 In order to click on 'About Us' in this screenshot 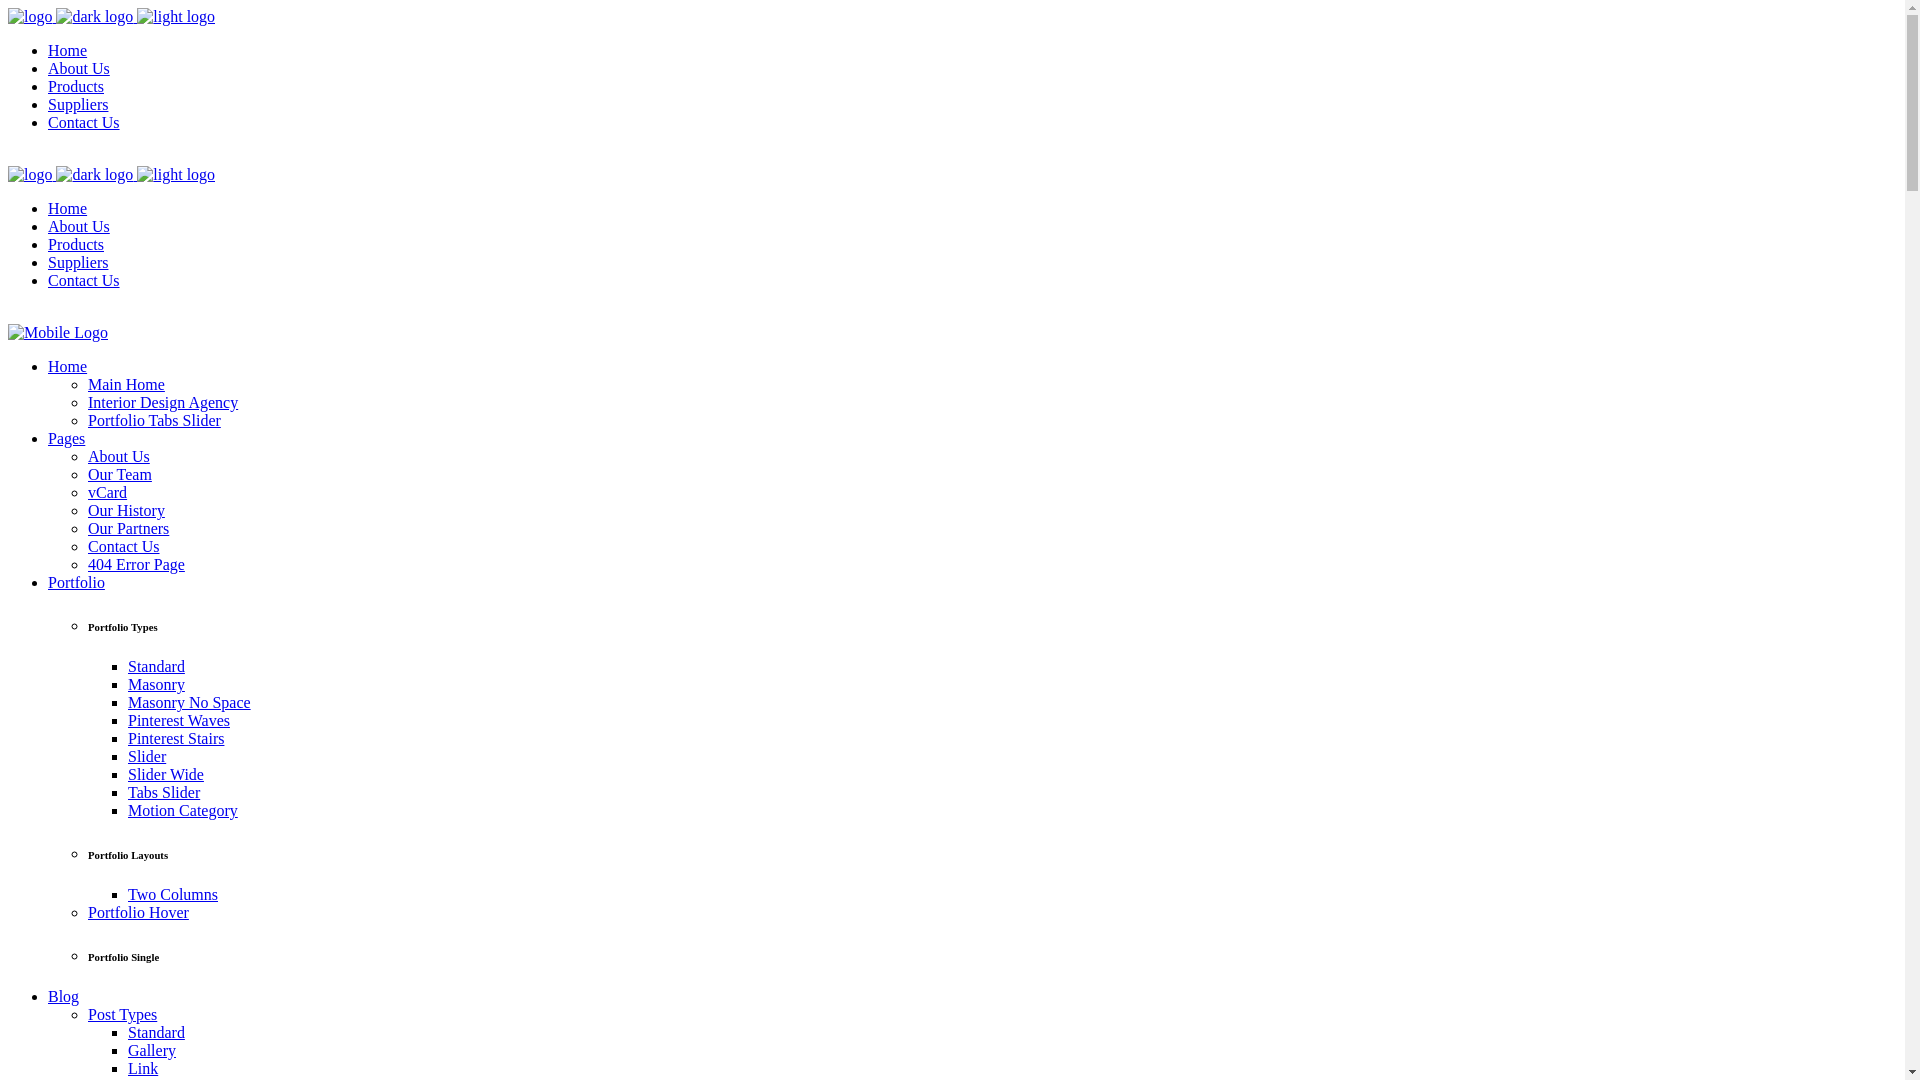, I will do `click(78, 67)`.